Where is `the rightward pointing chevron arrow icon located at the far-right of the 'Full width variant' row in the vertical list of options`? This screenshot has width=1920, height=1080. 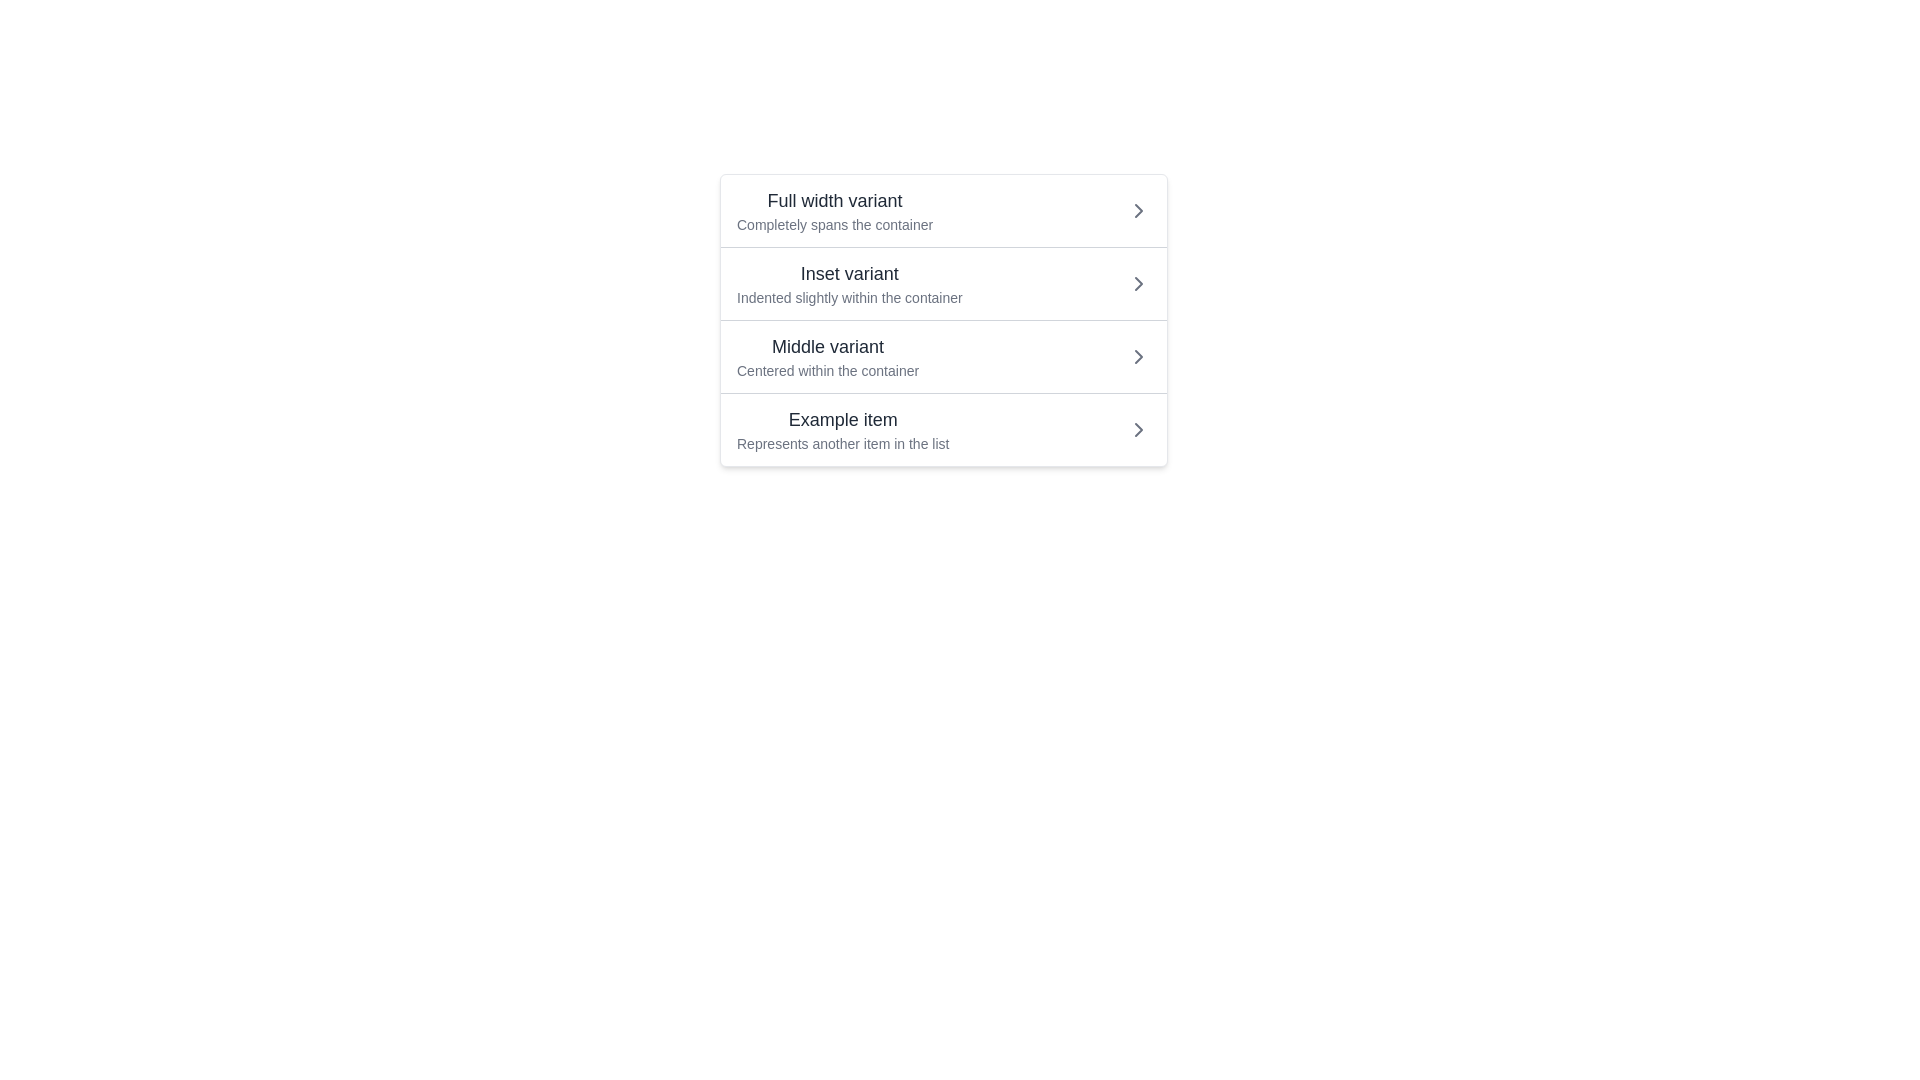
the rightward pointing chevron arrow icon located at the far-right of the 'Full width variant' row in the vertical list of options is located at coordinates (1138, 211).